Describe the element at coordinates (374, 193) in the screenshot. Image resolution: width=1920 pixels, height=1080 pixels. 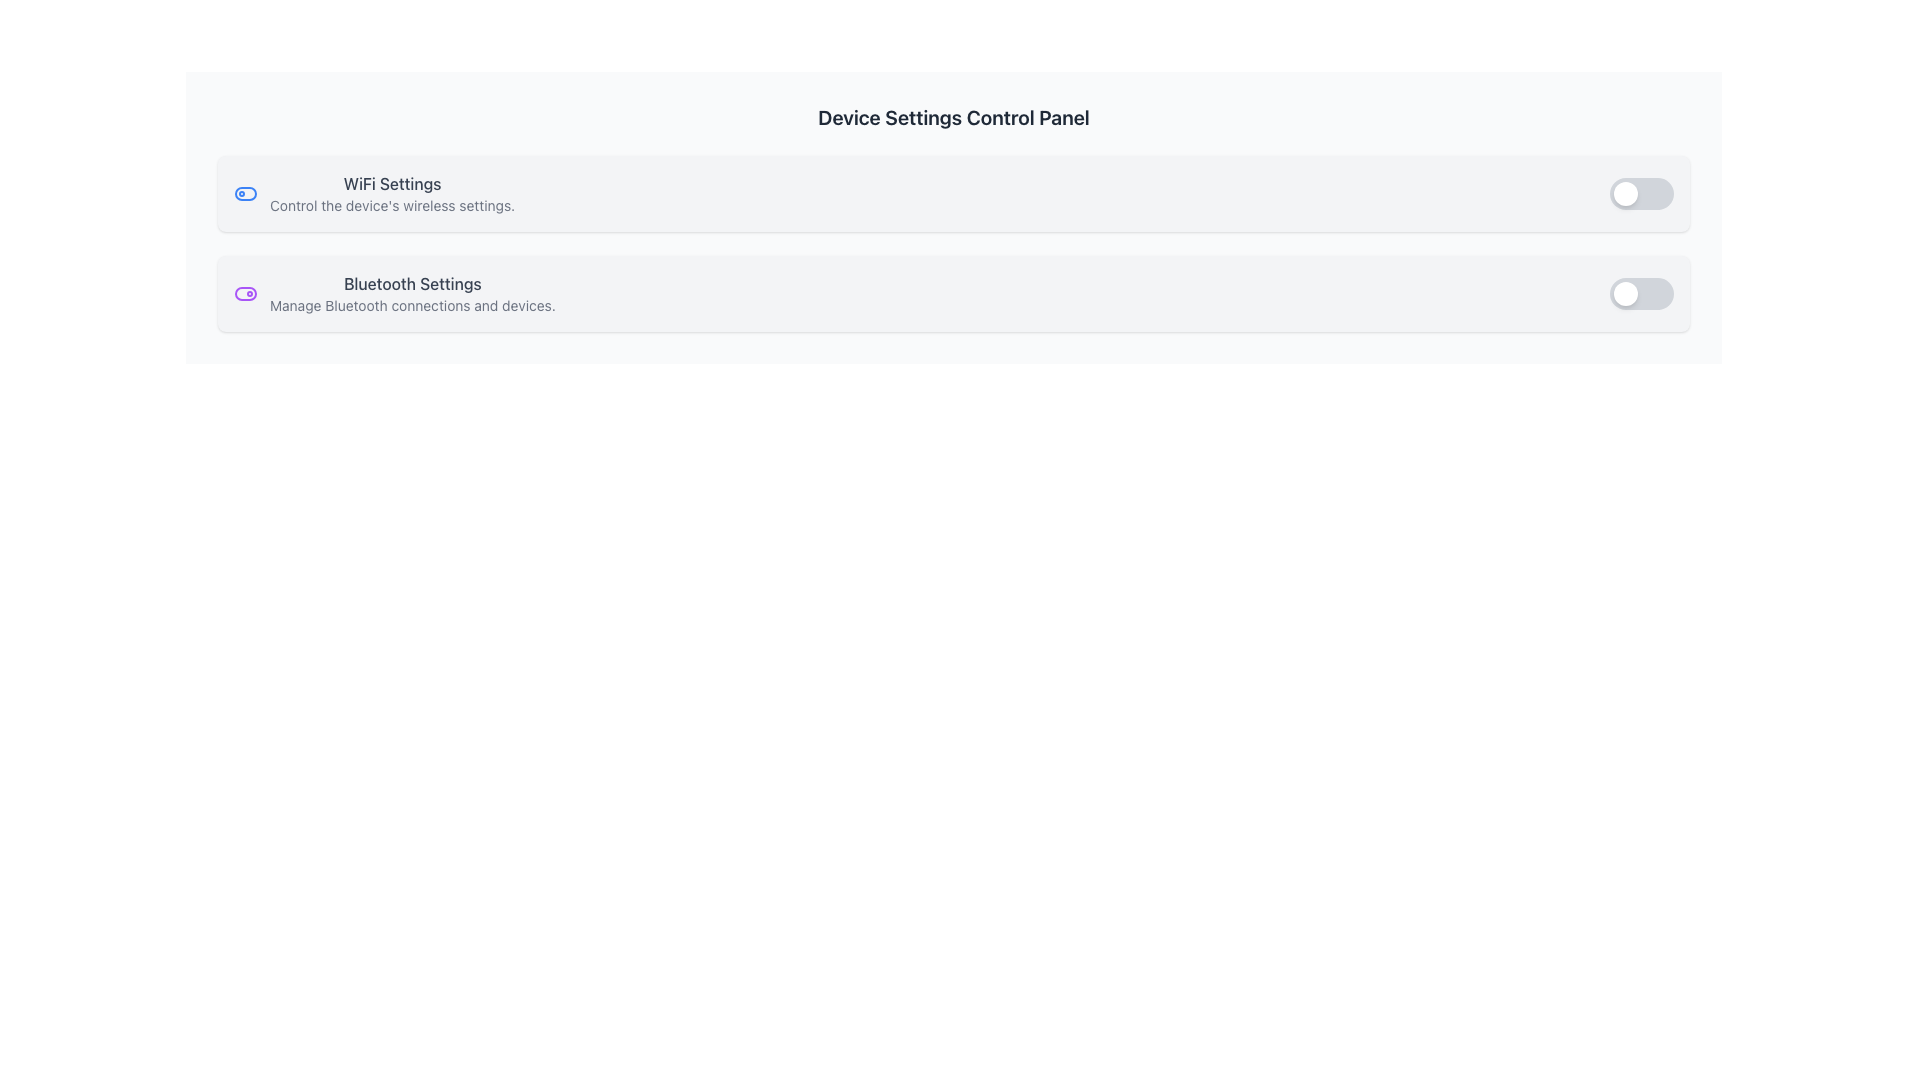
I see `the 'WiFi Settings' informational text block` at that location.